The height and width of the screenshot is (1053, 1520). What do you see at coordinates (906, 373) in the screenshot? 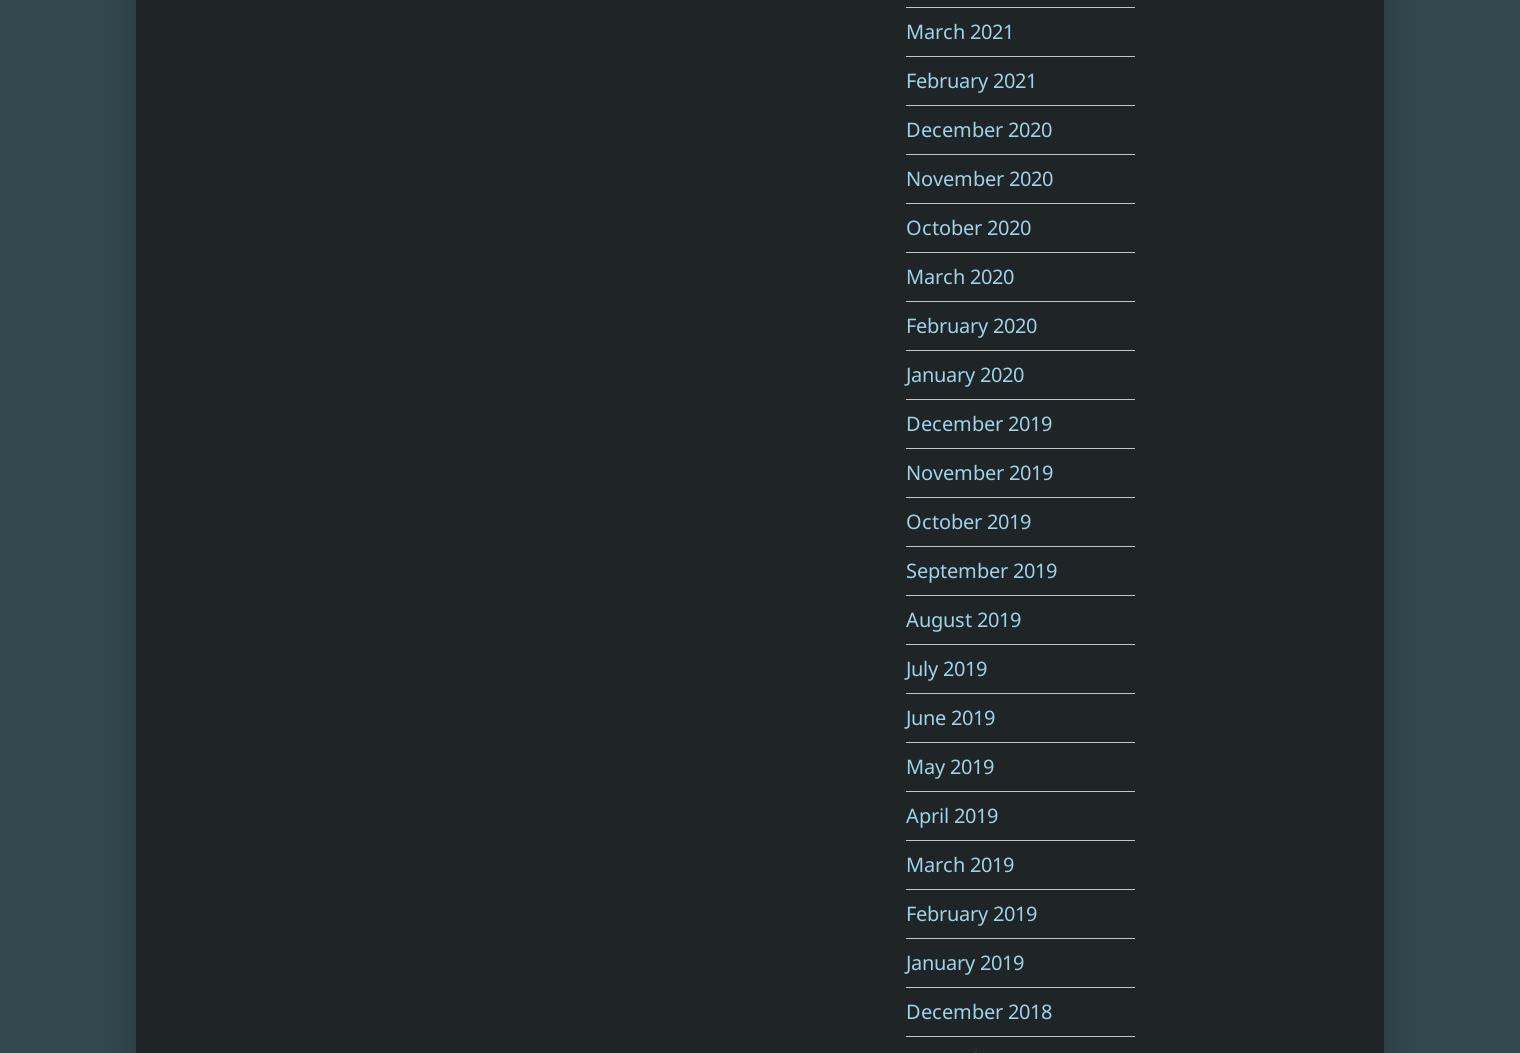
I see `'January 2020'` at bounding box center [906, 373].